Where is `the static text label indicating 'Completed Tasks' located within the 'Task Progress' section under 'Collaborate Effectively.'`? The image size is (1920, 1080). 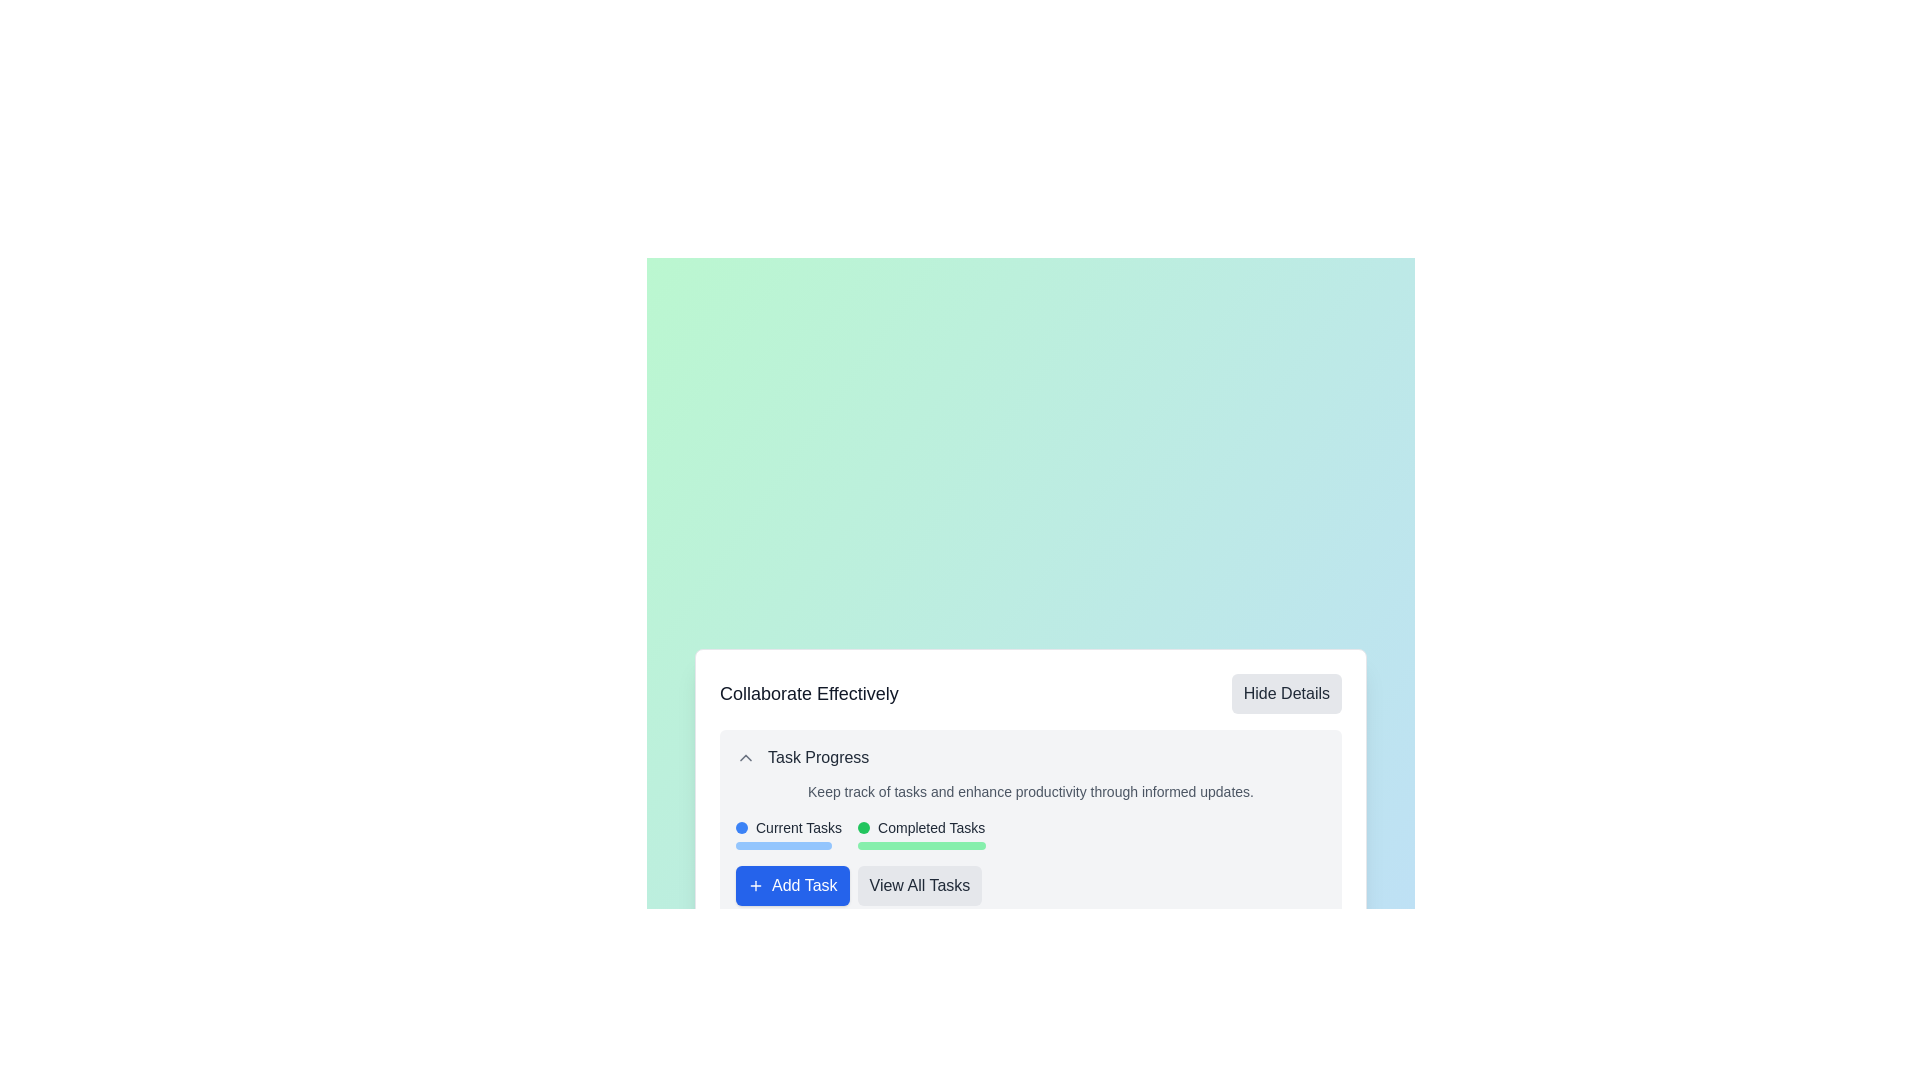 the static text label indicating 'Completed Tasks' located within the 'Task Progress' section under 'Collaborate Effectively.' is located at coordinates (930, 828).